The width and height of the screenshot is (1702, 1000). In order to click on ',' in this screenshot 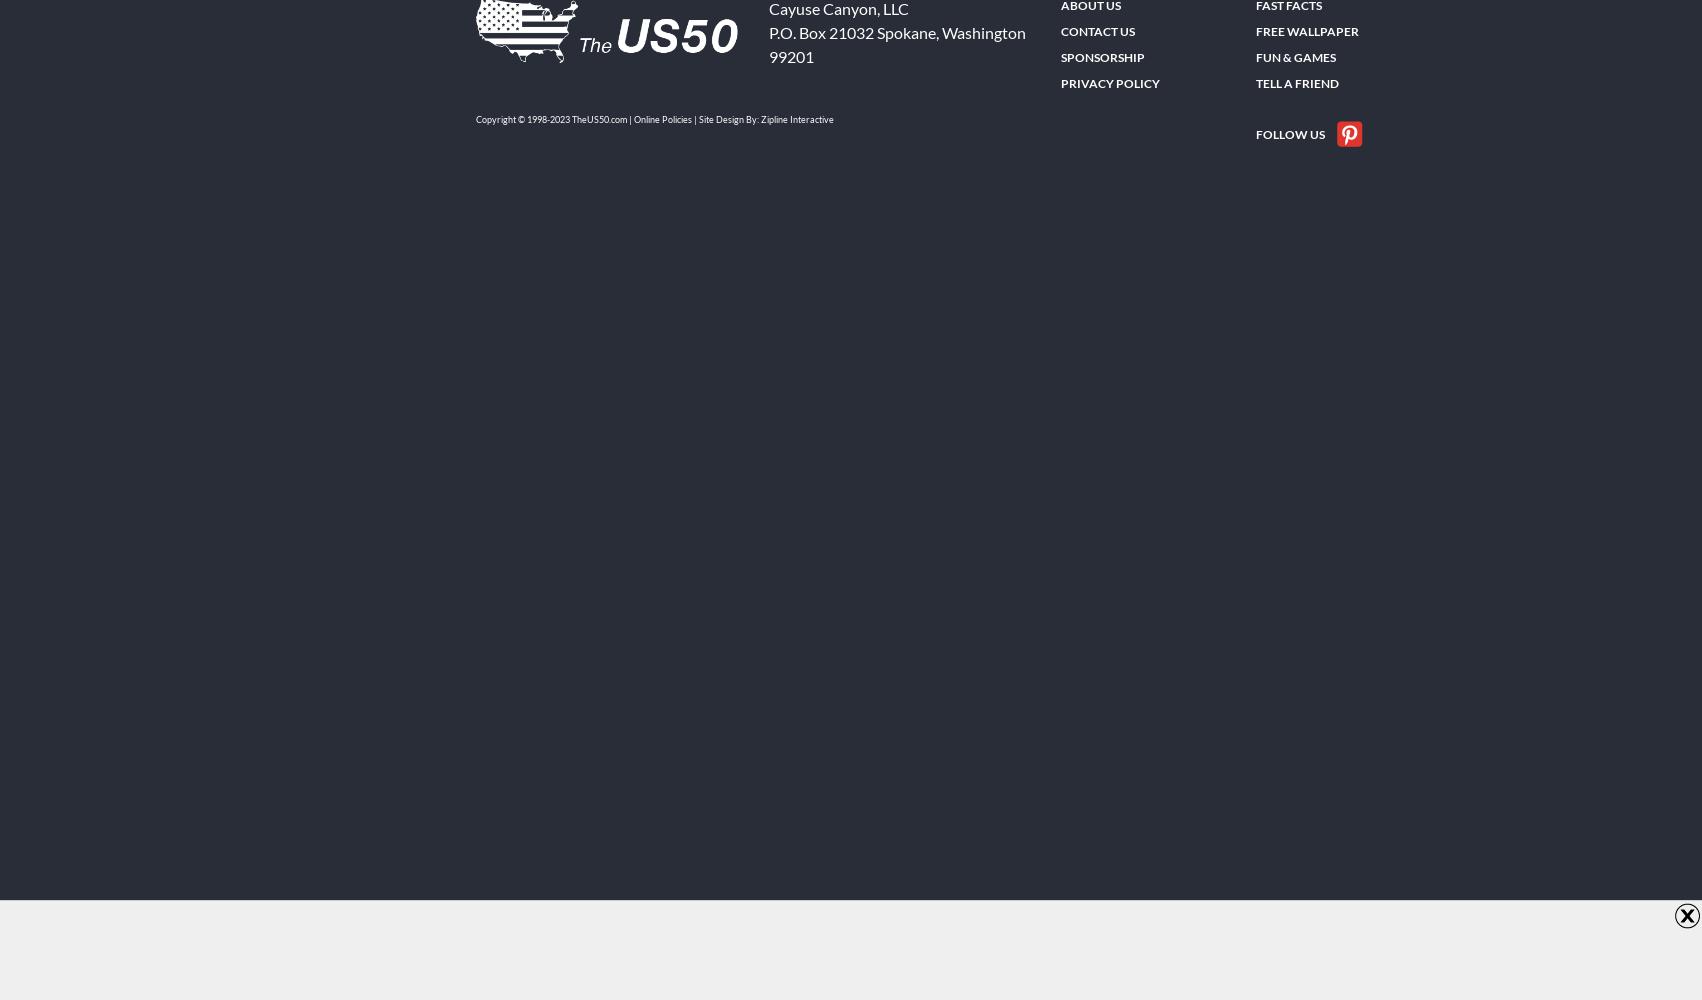, I will do `click(937, 32)`.